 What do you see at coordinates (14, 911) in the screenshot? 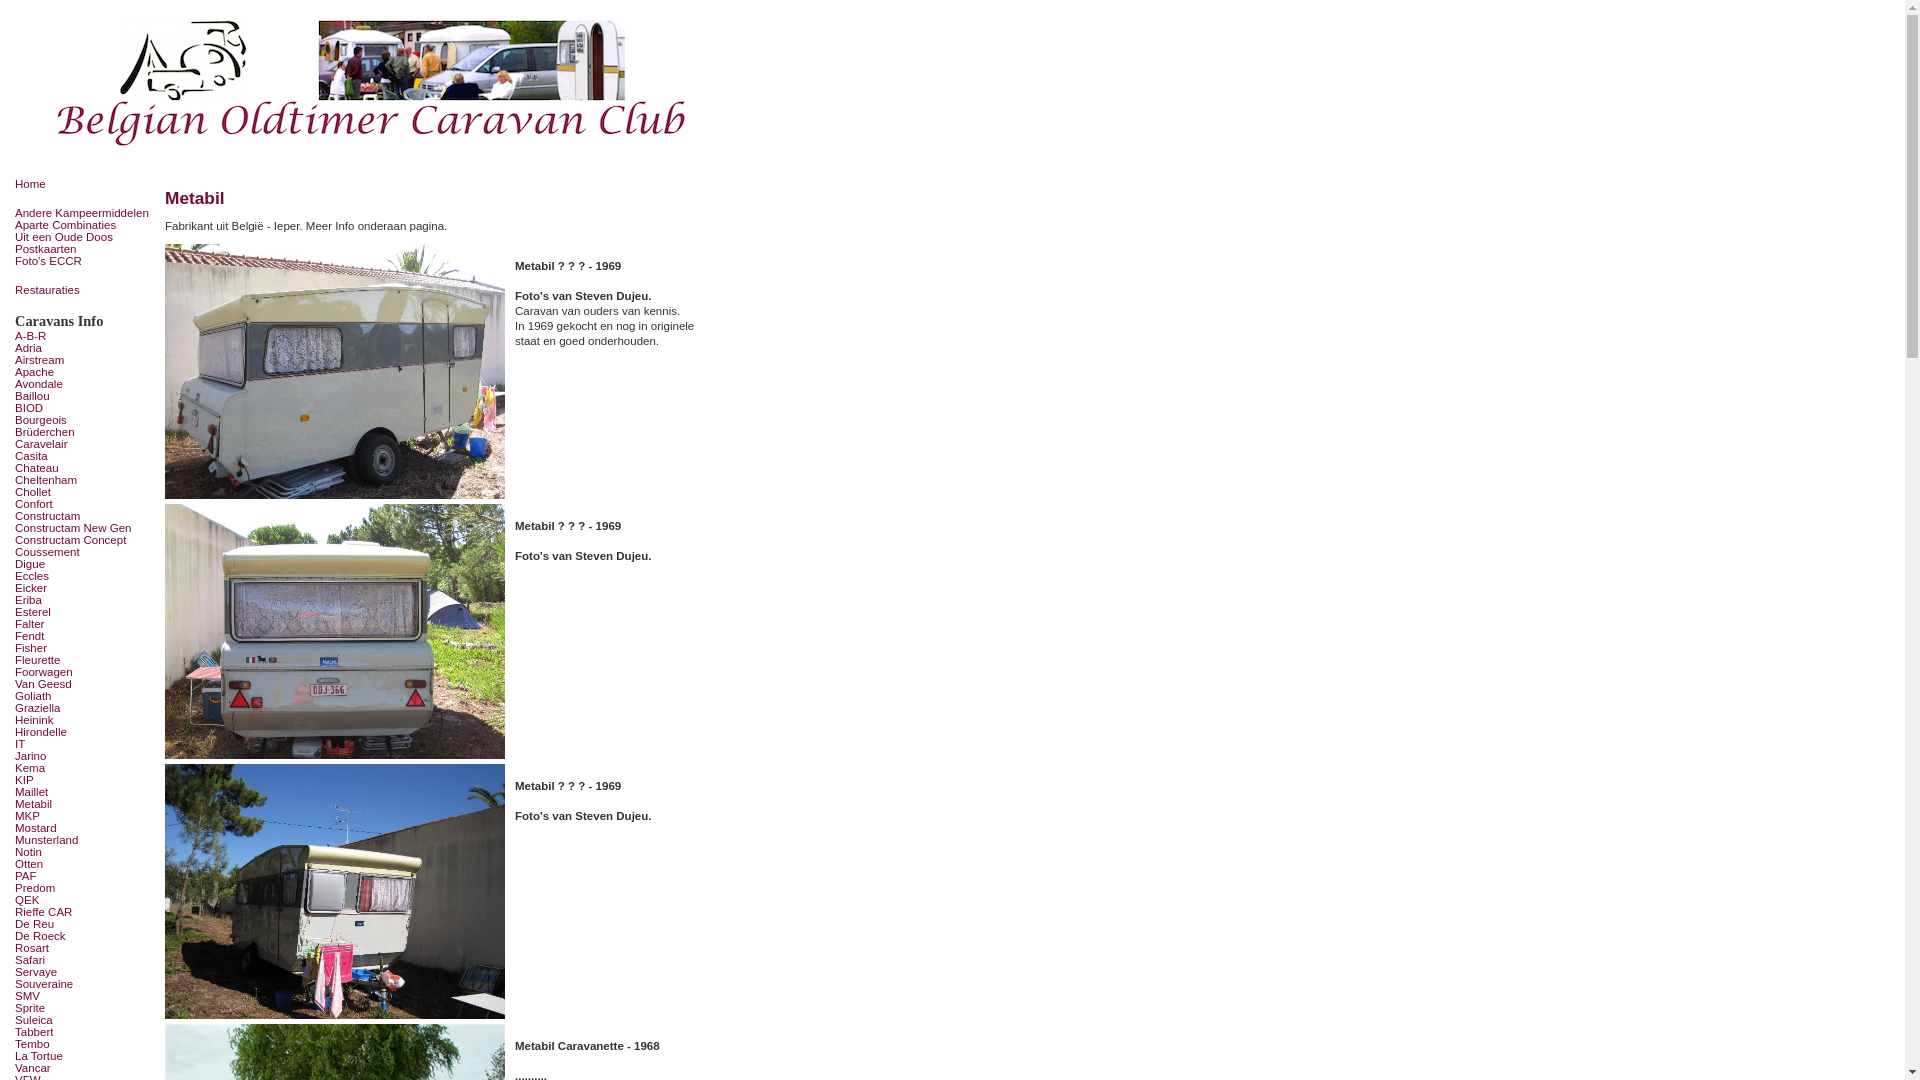
I see `'Rieffe CAR'` at bounding box center [14, 911].